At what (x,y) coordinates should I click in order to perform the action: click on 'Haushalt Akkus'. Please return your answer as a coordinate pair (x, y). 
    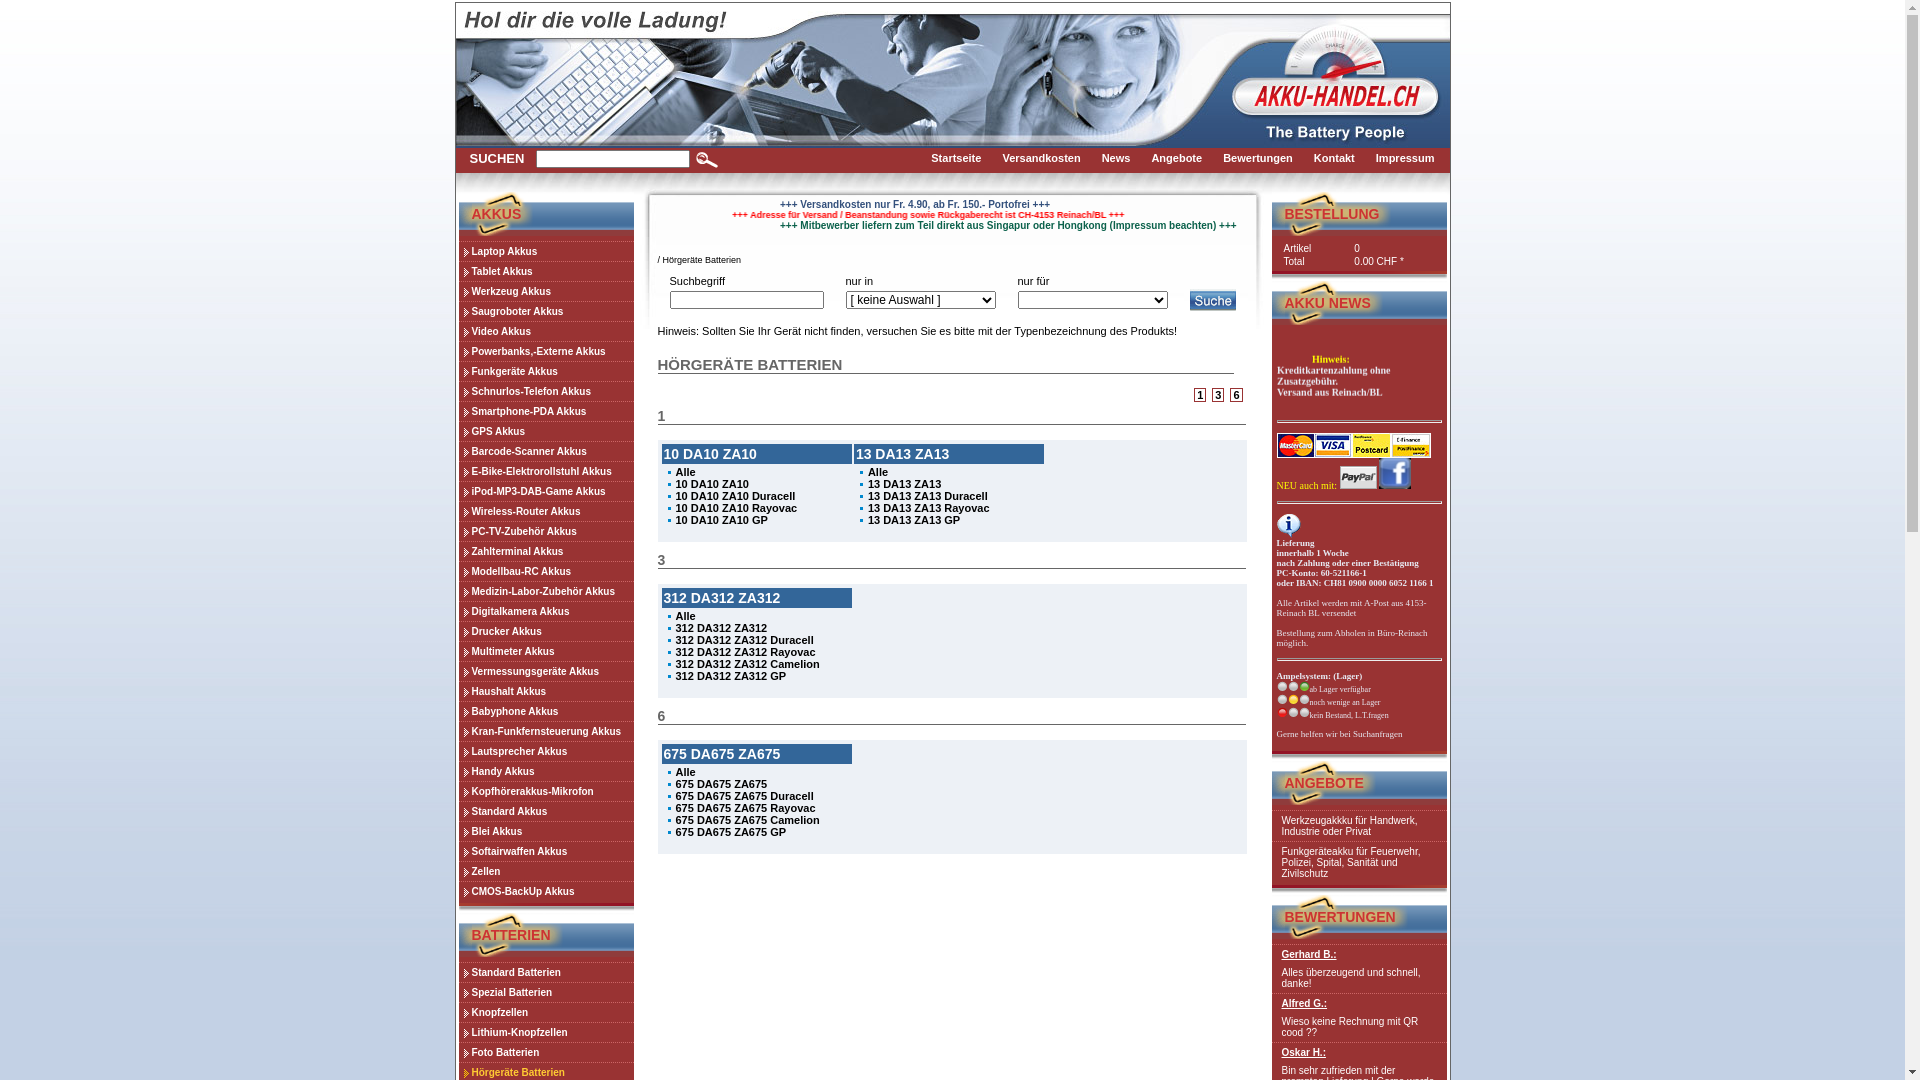
    Looking at the image, I should click on (456, 689).